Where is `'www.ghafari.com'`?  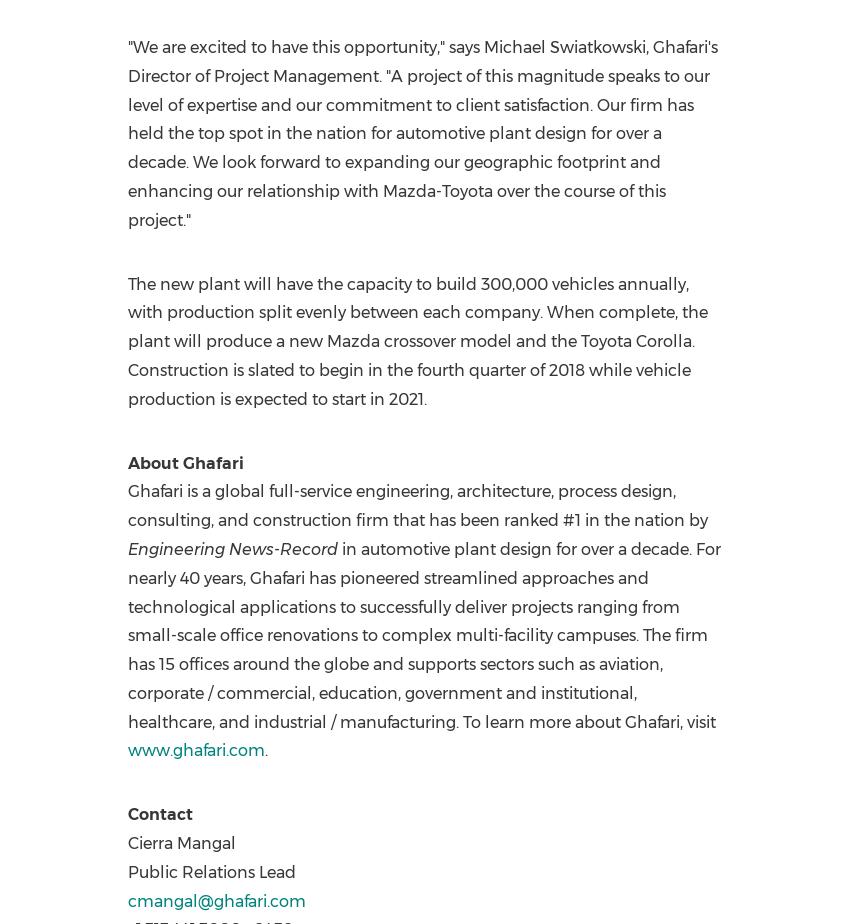
'www.ghafari.com' is located at coordinates (194, 750).